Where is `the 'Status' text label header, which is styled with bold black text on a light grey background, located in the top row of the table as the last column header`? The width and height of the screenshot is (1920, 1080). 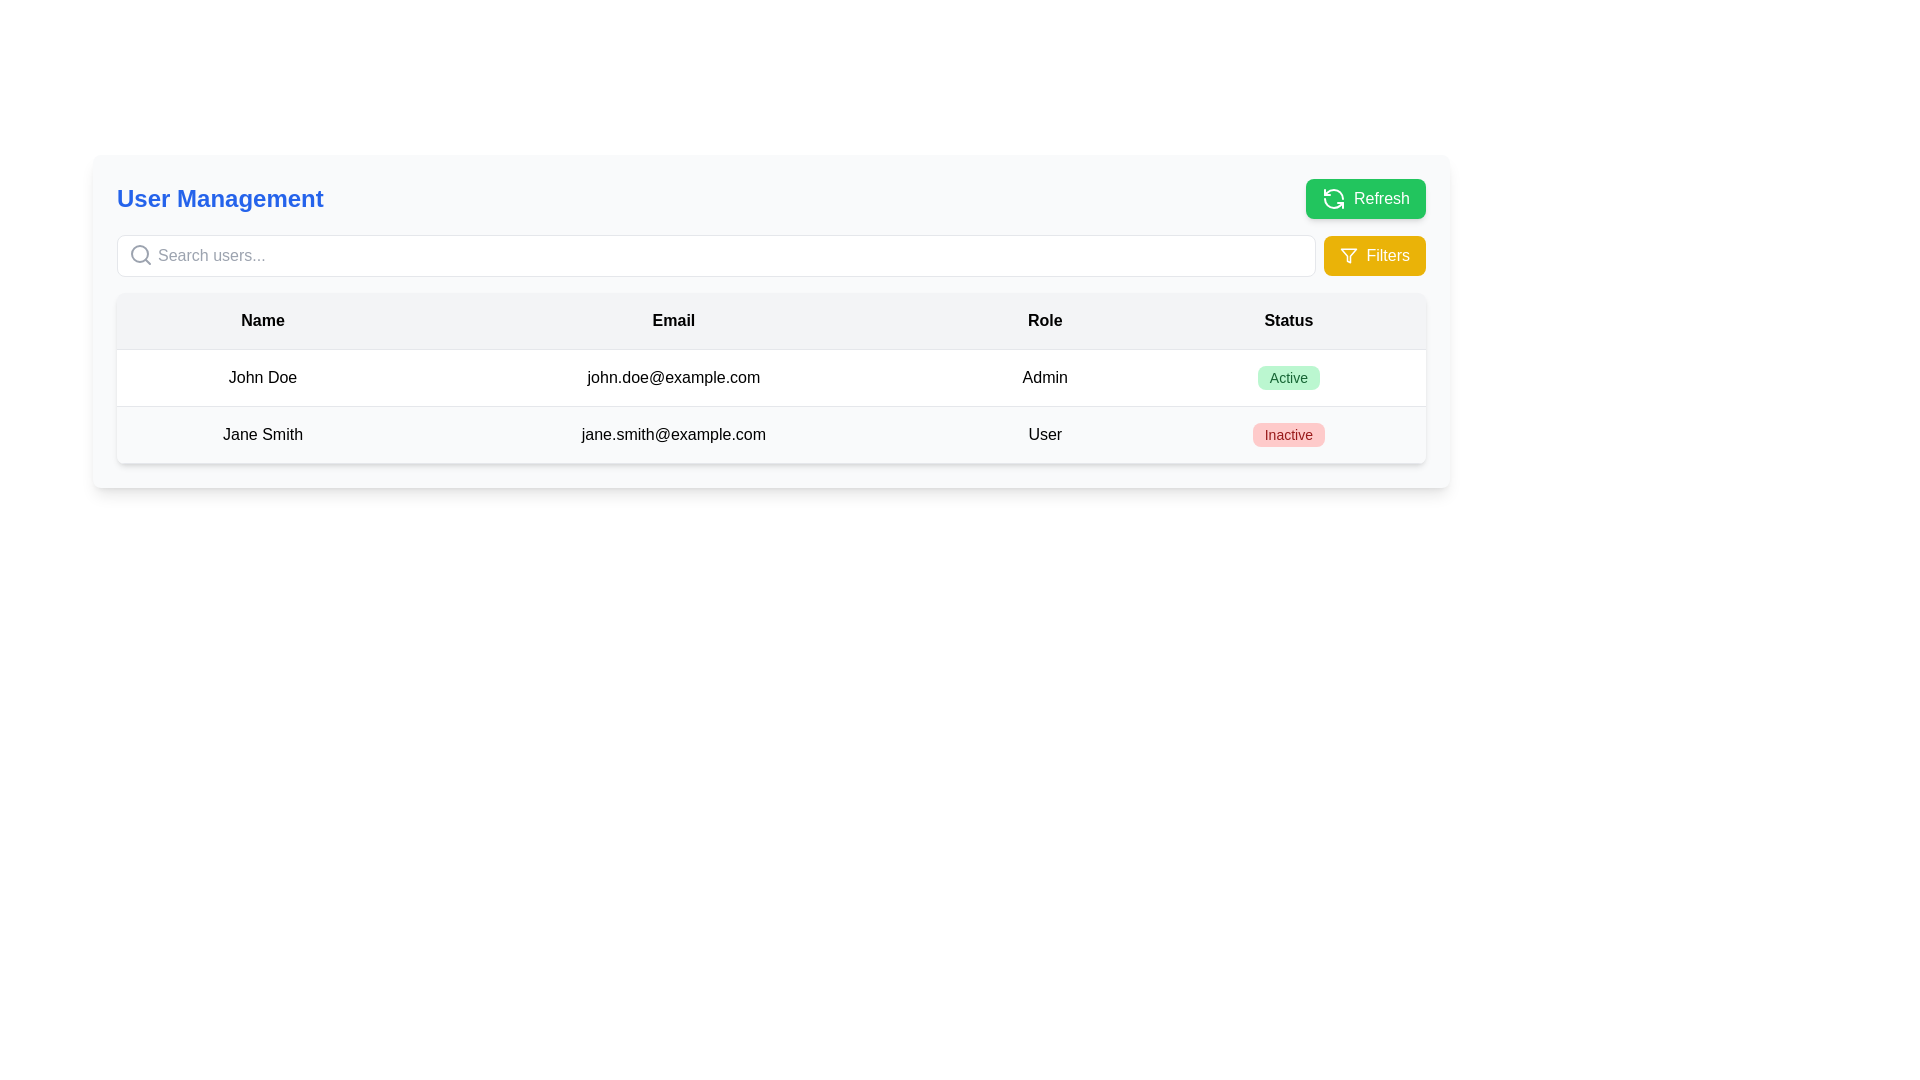
the 'Status' text label header, which is styled with bold black text on a light grey background, located in the top row of the table as the last column header is located at coordinates (1288, 320).